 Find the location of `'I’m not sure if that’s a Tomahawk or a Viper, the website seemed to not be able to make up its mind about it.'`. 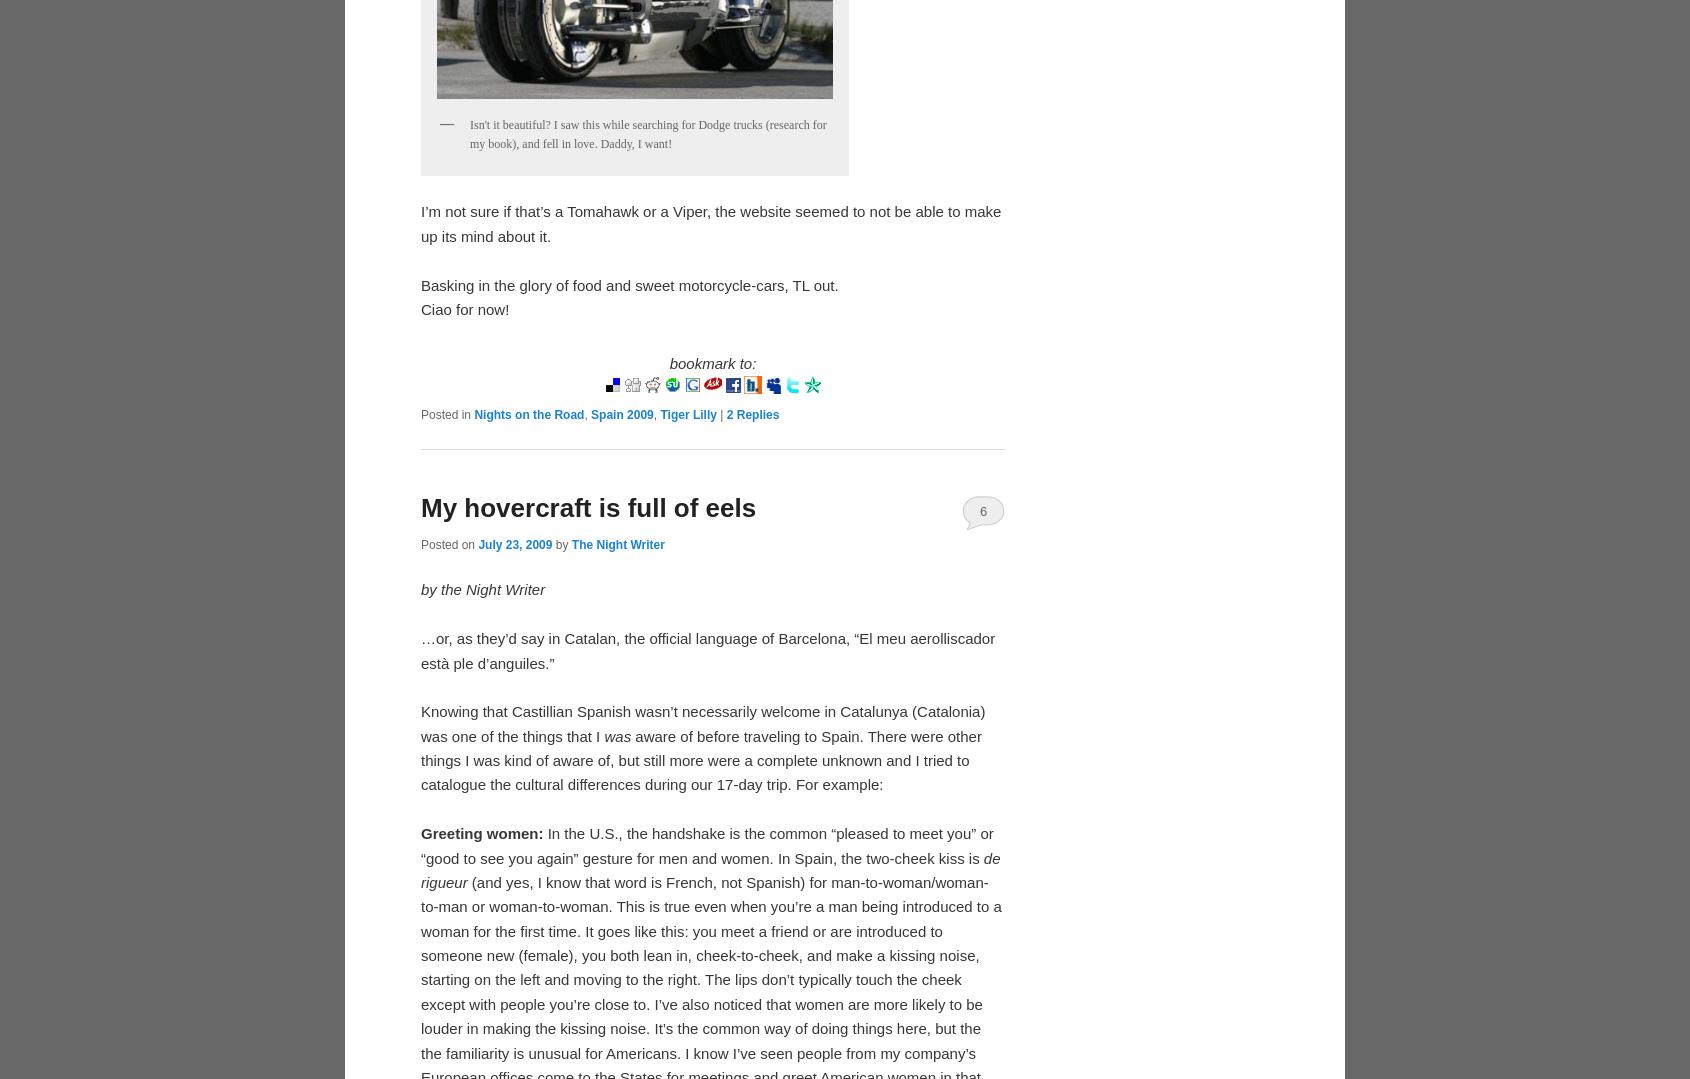

'I’m not sure if that’s a Tomahawk or a Viper, the website seemed to not be able to make up its mind about it.' is located at coordinates (709, 222).